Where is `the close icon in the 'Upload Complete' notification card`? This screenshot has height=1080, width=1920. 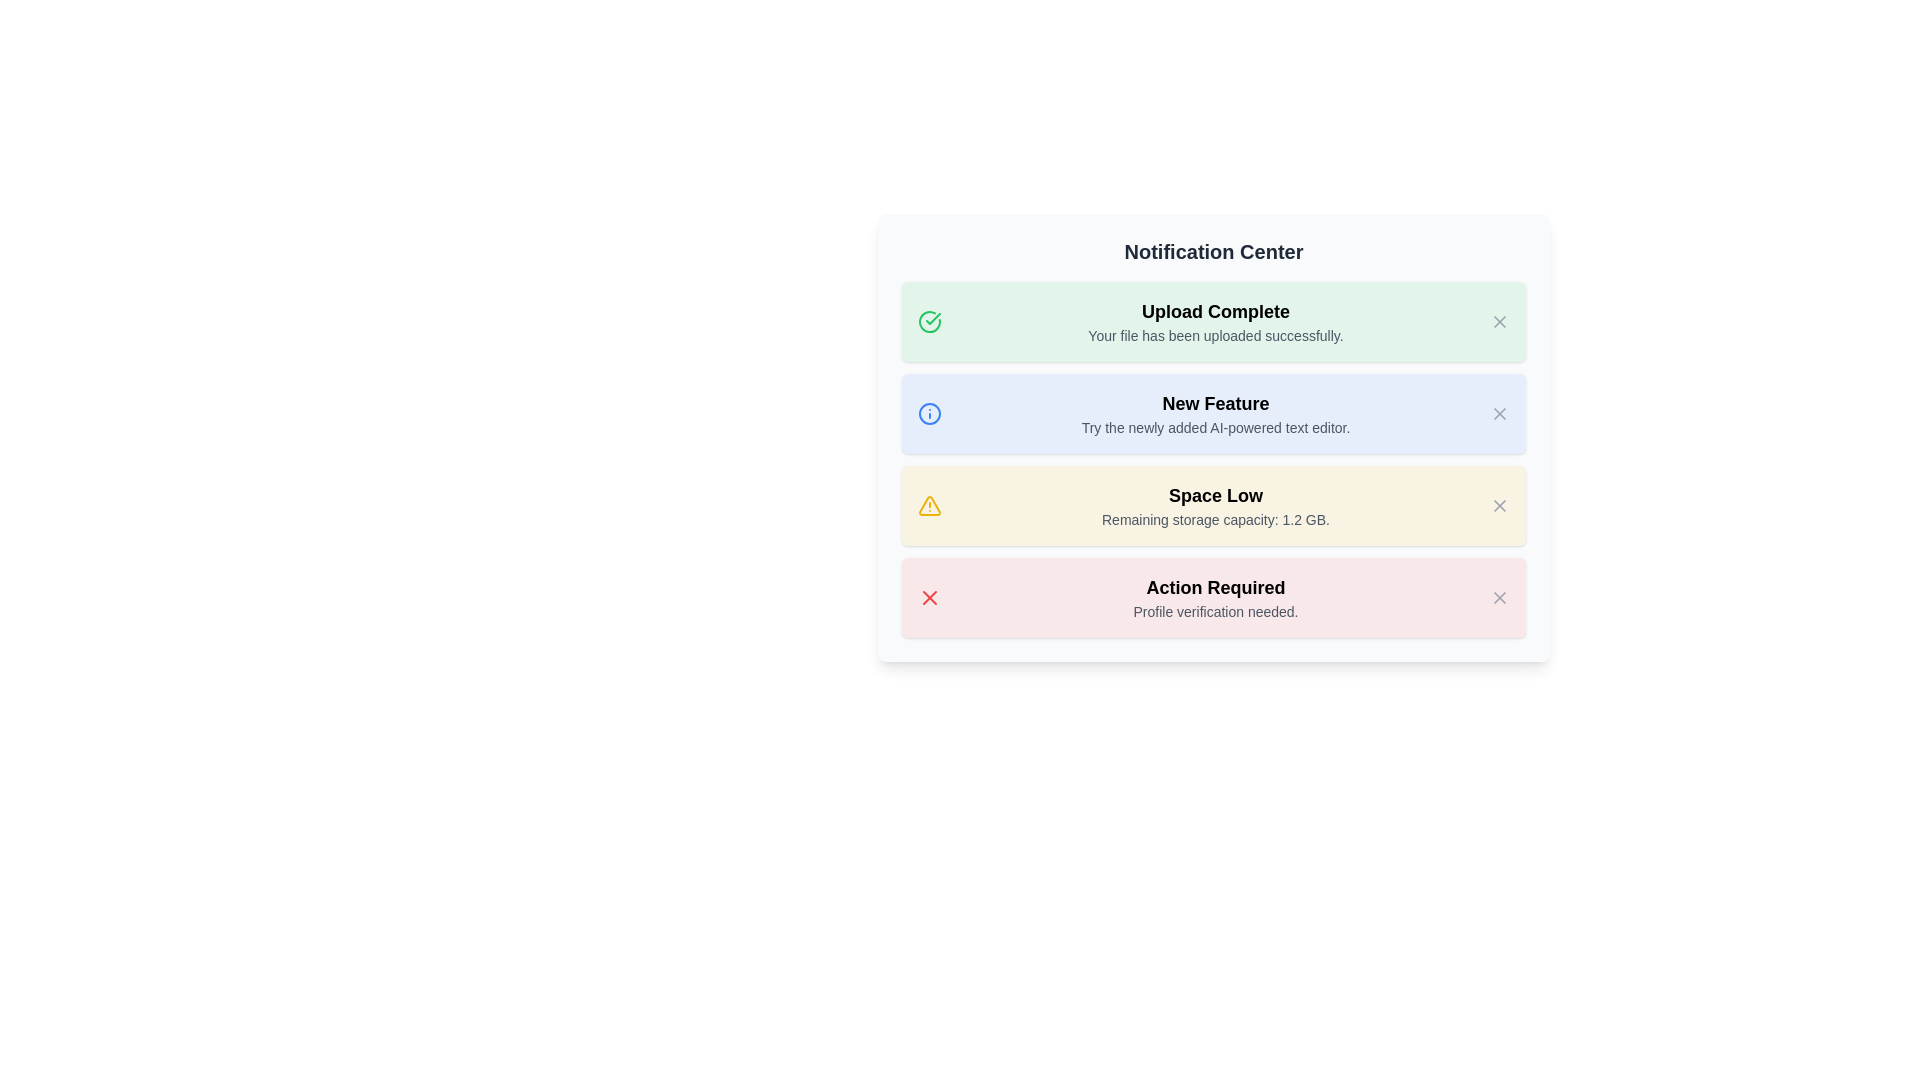 the close icon in the 'Upload Complete' notification card is located at coordinates (1499, 320).